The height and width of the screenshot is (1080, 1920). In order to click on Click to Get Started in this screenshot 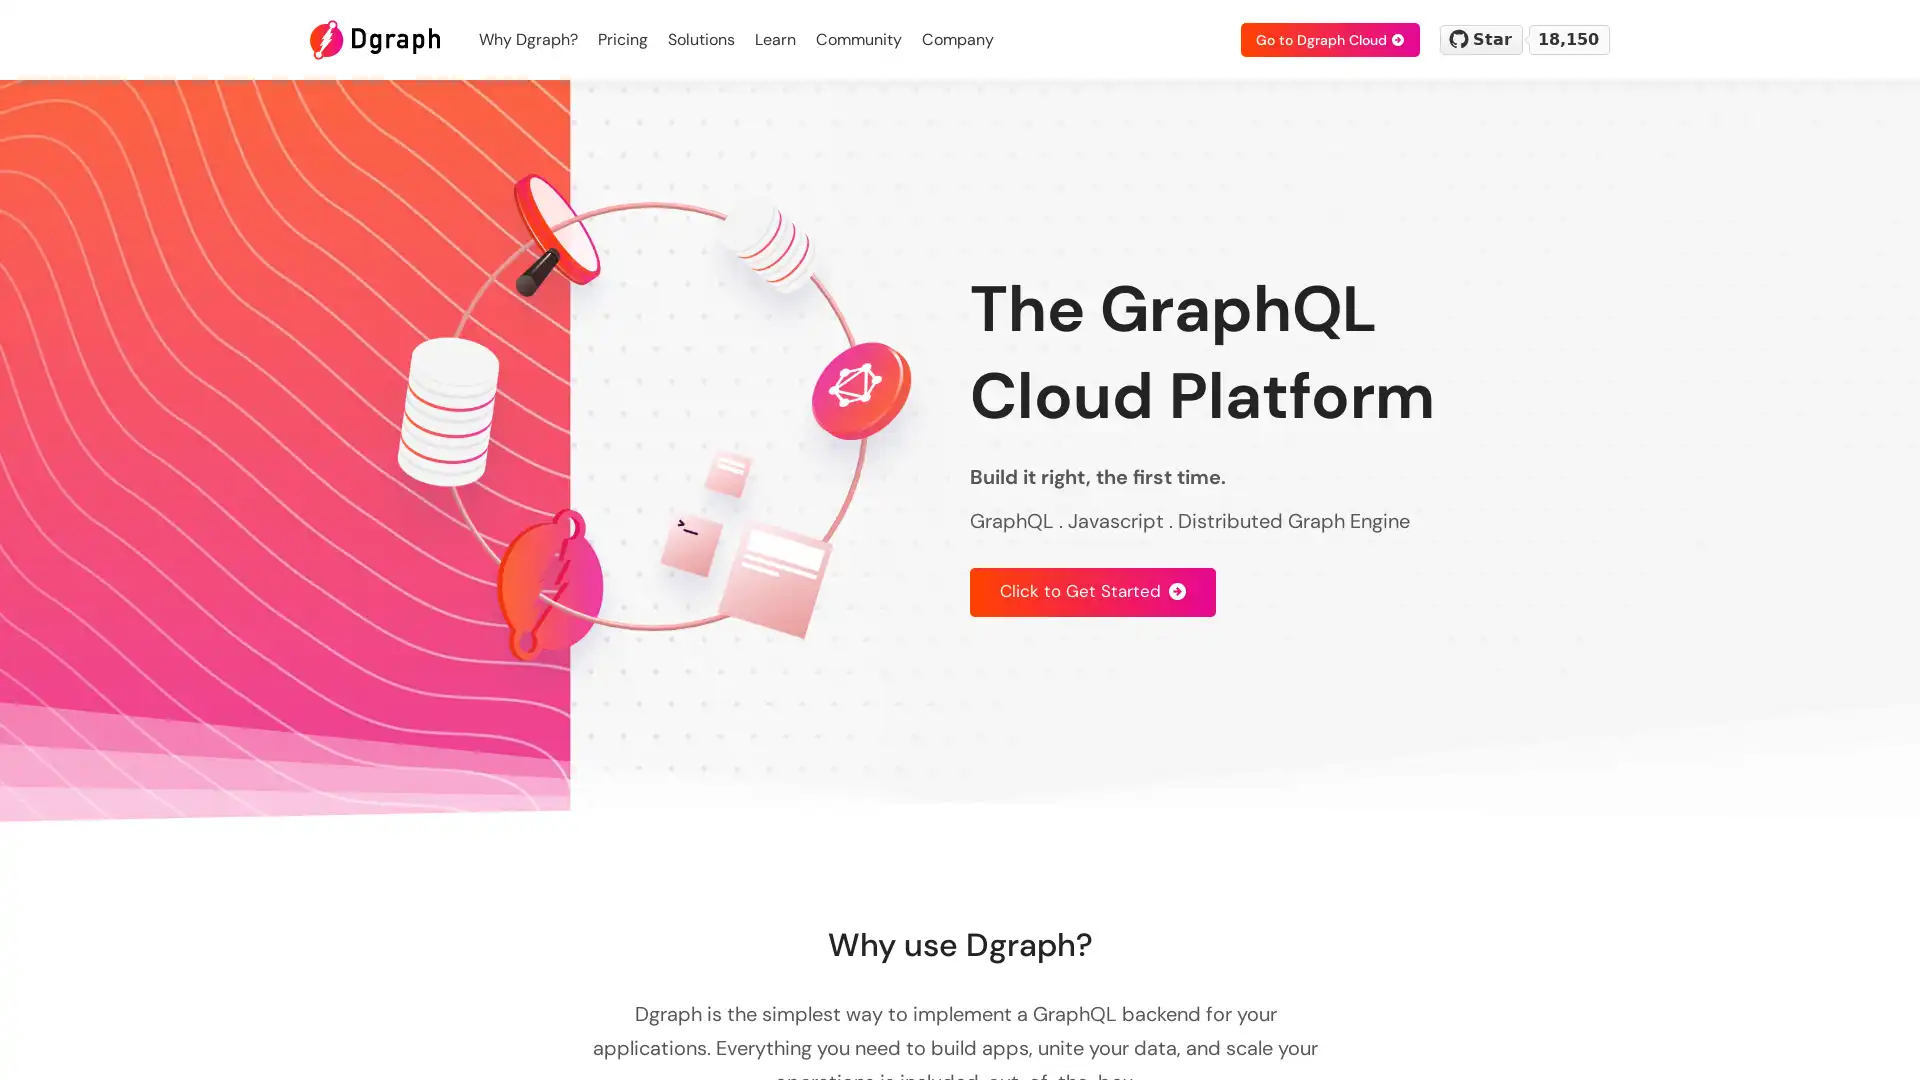, I will do `click(1092, 590)`.